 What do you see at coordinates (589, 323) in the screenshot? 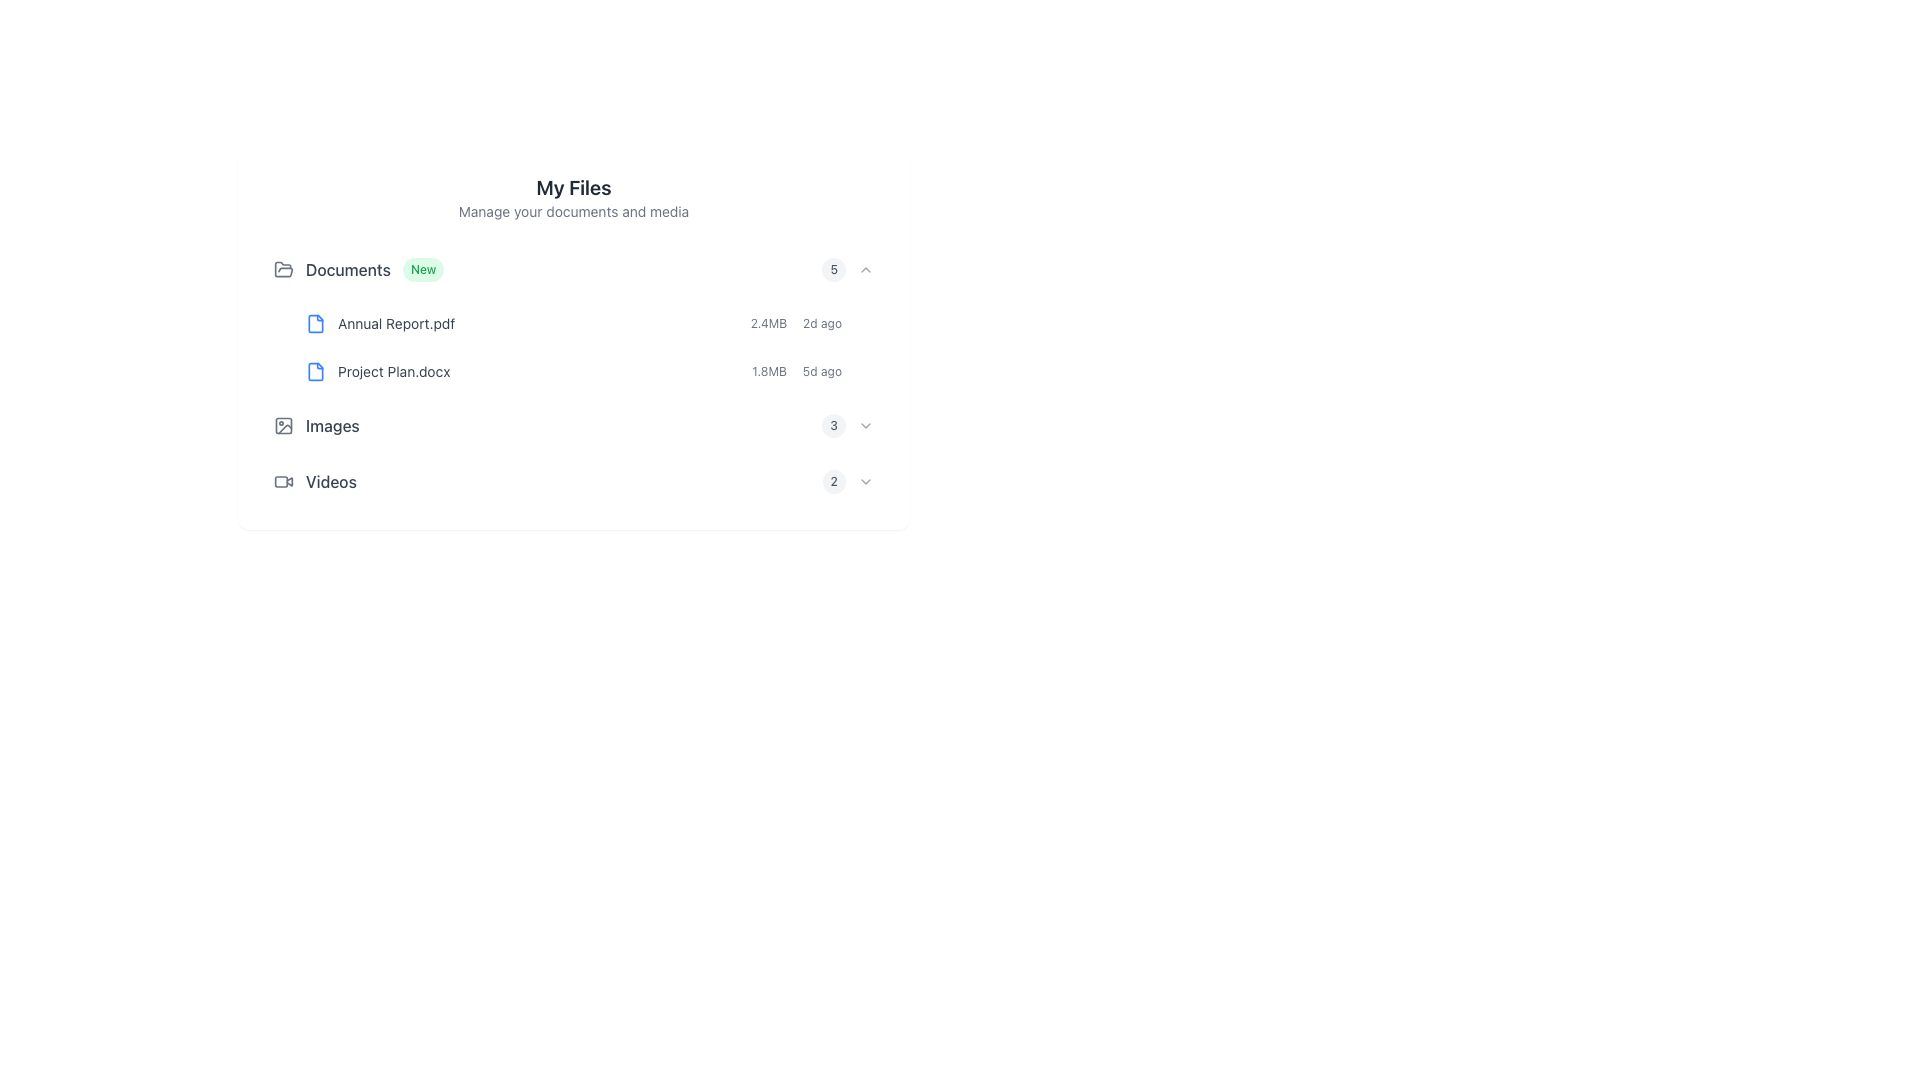
I see `the first file entry in the document list under the 'Documents' section` at bounding box center [589, 323].